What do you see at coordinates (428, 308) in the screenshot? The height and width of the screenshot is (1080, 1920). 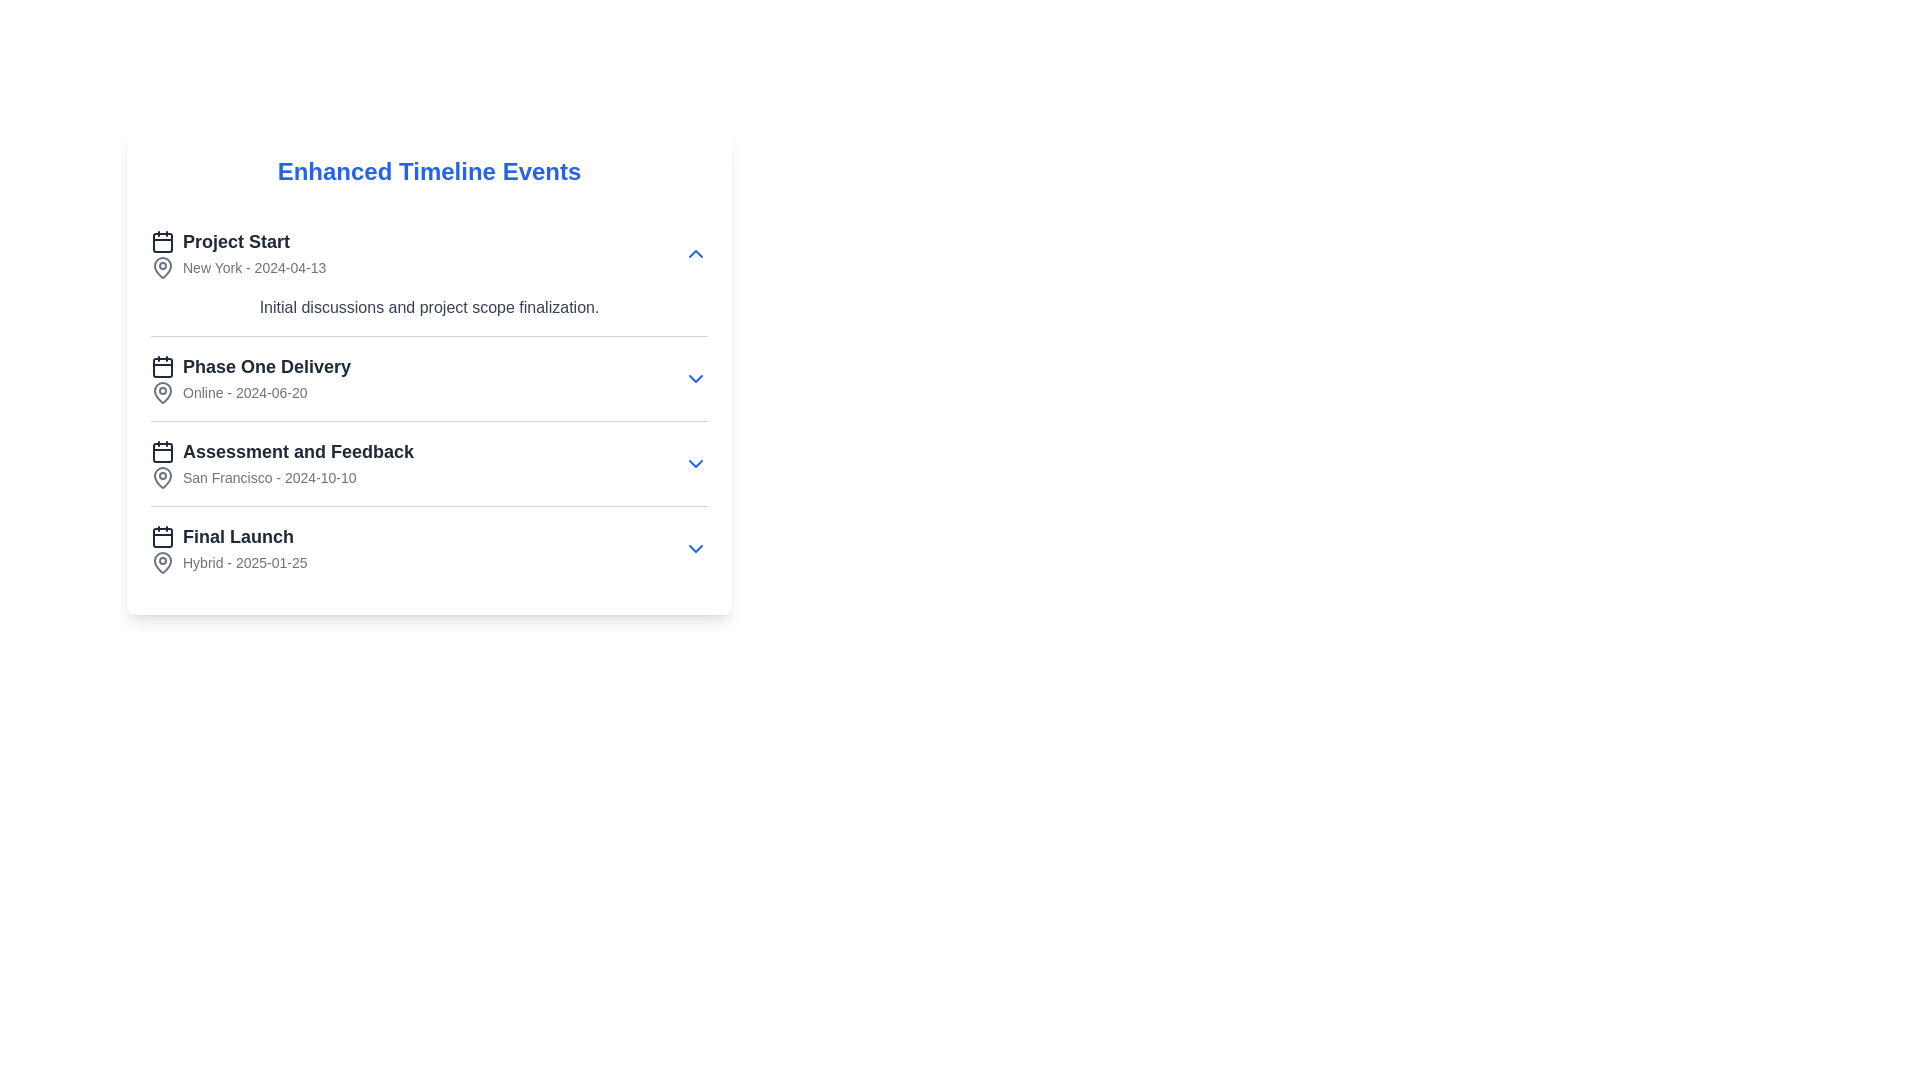 I see `the text label that reads 'Initial discussions and project scope finalization,' which is styled in gray and positioned under the 'Project Start' heading in the timeline interface` at bounding box center [428, 308].